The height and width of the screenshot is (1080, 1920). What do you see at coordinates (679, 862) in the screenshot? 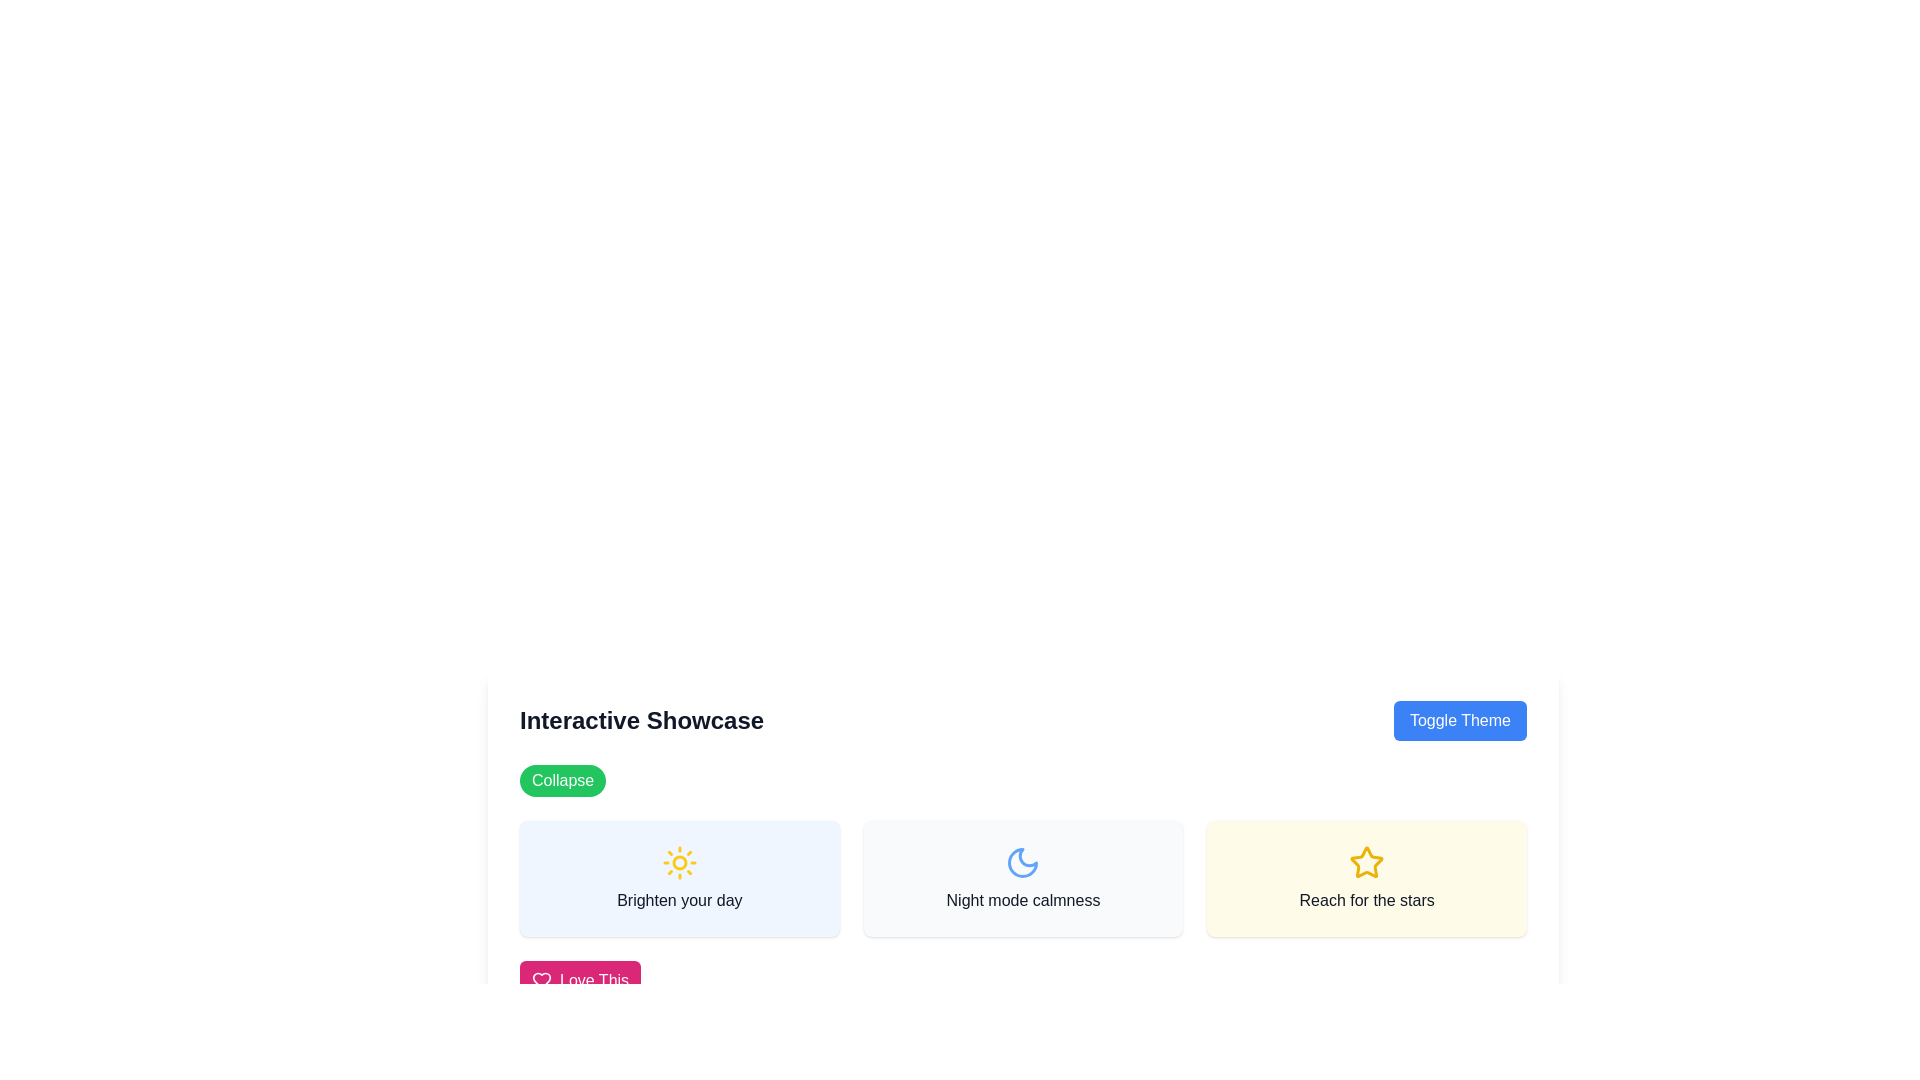
I see `the sun icon, which is bright yellow with radial lines, located above the label 'Brighten your day' in the center of the first row of elements` at bounding box center [679, 862].